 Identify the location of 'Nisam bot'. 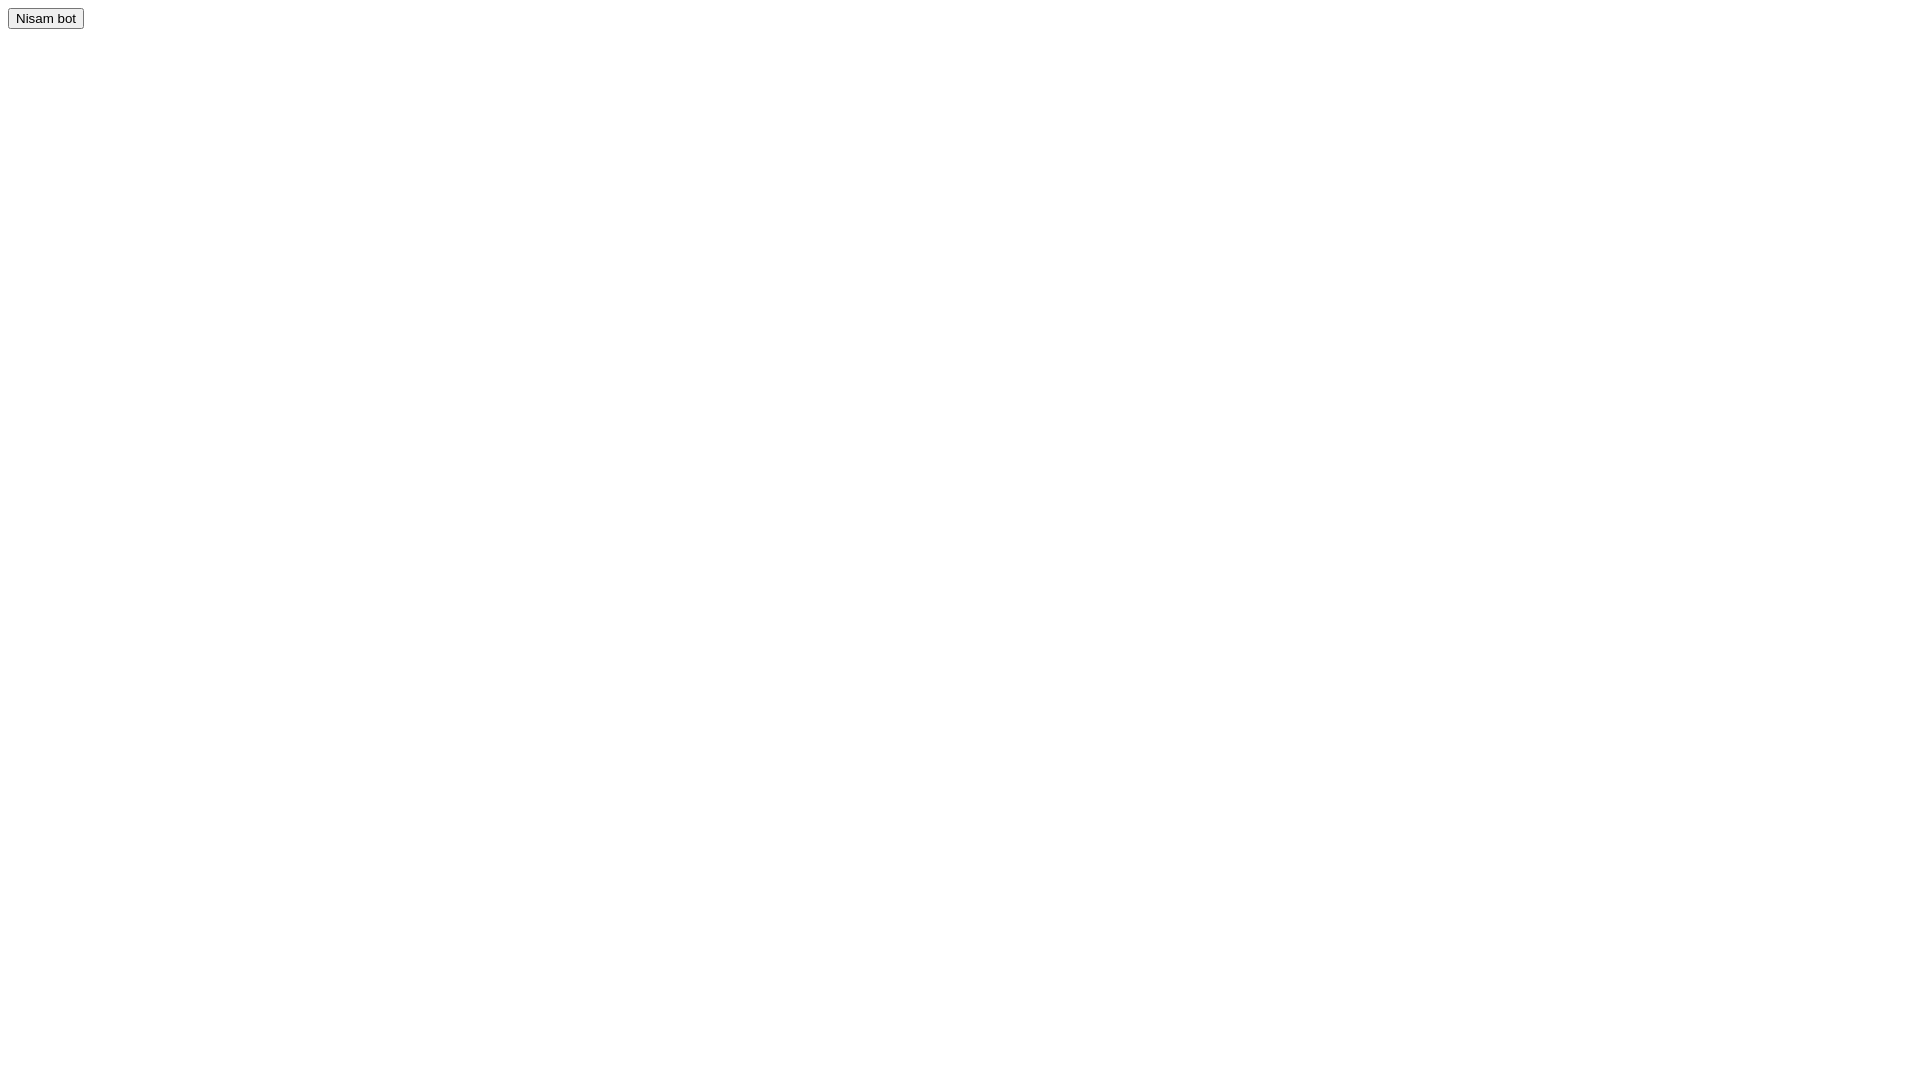
(46, 18).